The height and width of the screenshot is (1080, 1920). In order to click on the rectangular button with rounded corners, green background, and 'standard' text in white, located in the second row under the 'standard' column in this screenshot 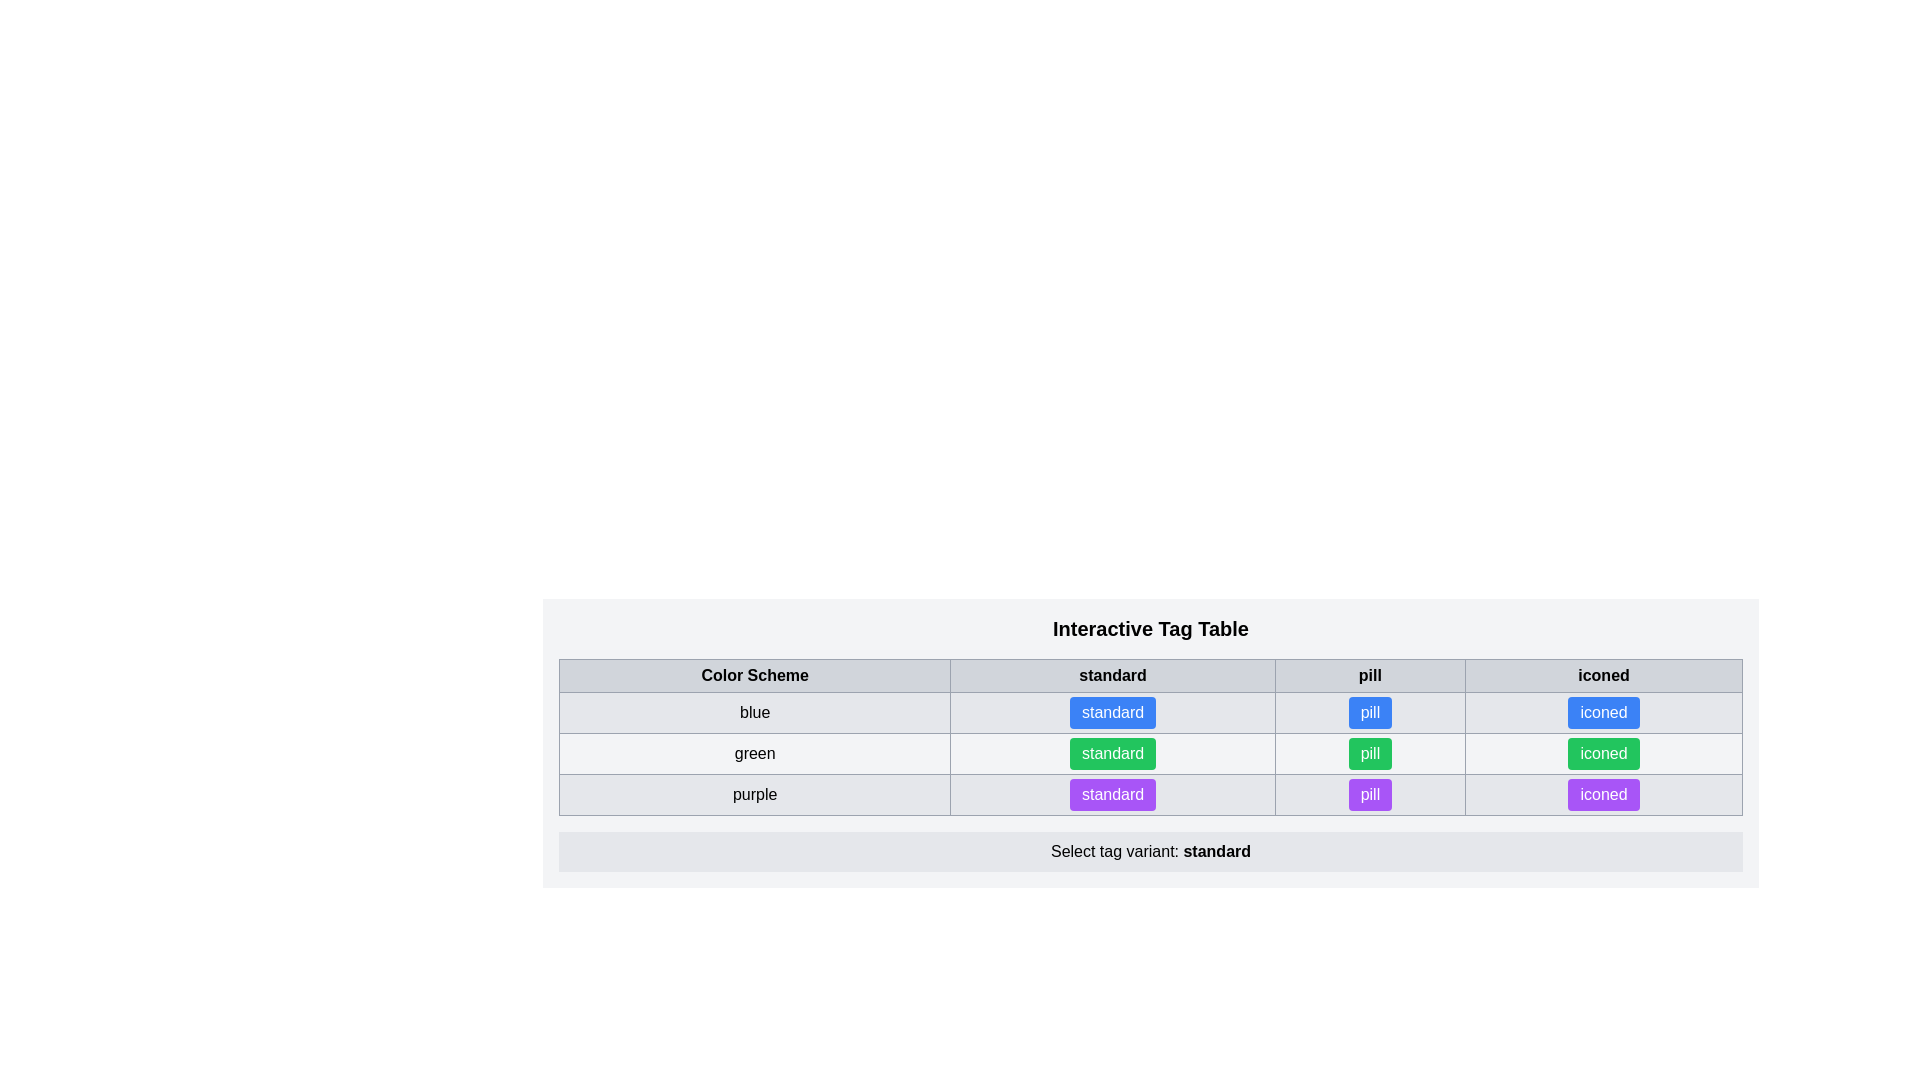, I will do `click(1112, 753)`.